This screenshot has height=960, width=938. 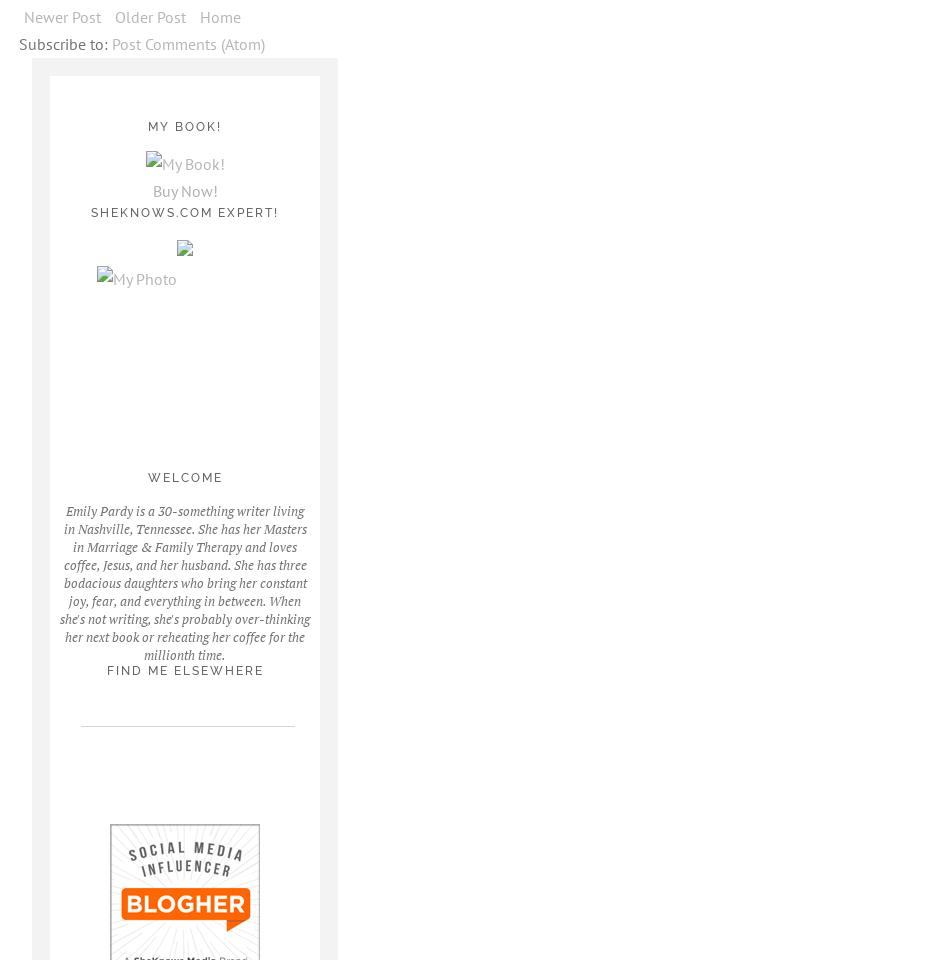 What do you see at coordinates (220, 15) in the screenshot?
I see `'Home'` at bounding box center [220, 15].